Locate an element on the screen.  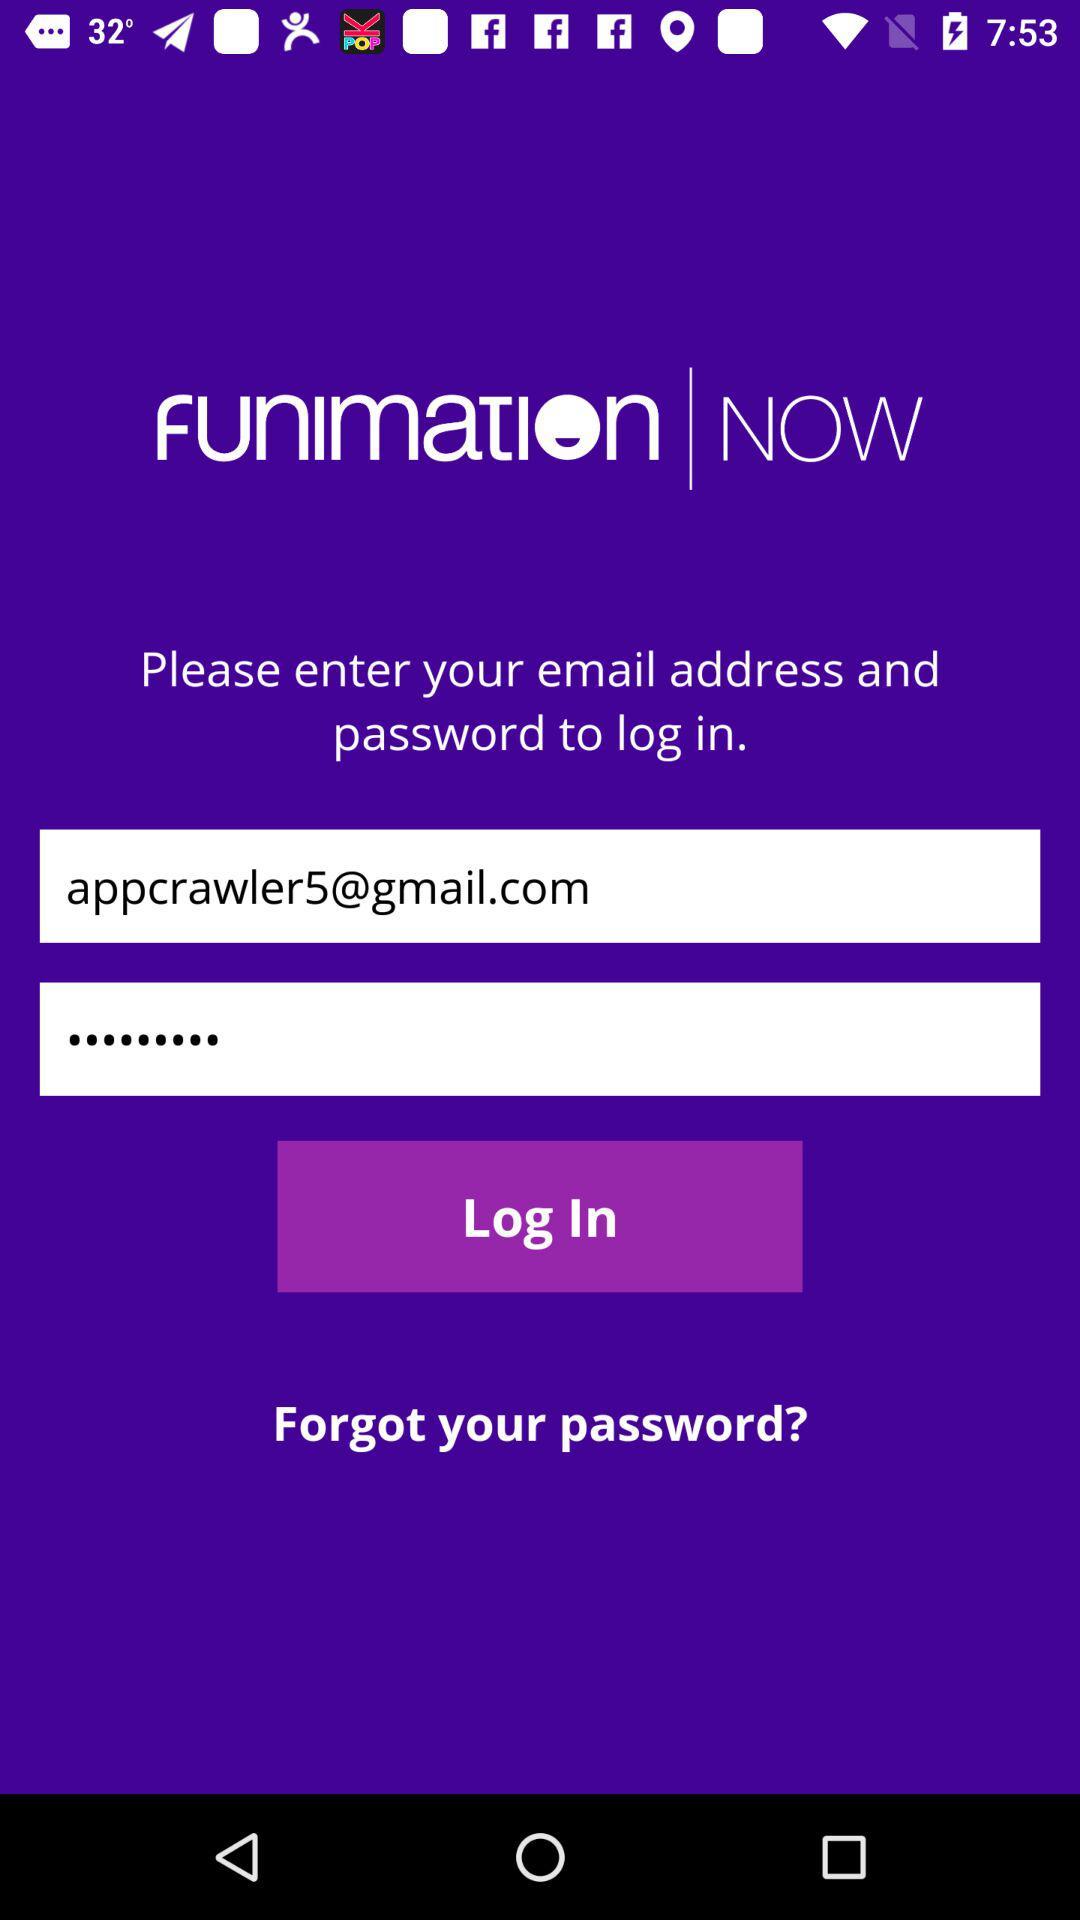
crowd3116 icon is located at coordinates (540, 1039).